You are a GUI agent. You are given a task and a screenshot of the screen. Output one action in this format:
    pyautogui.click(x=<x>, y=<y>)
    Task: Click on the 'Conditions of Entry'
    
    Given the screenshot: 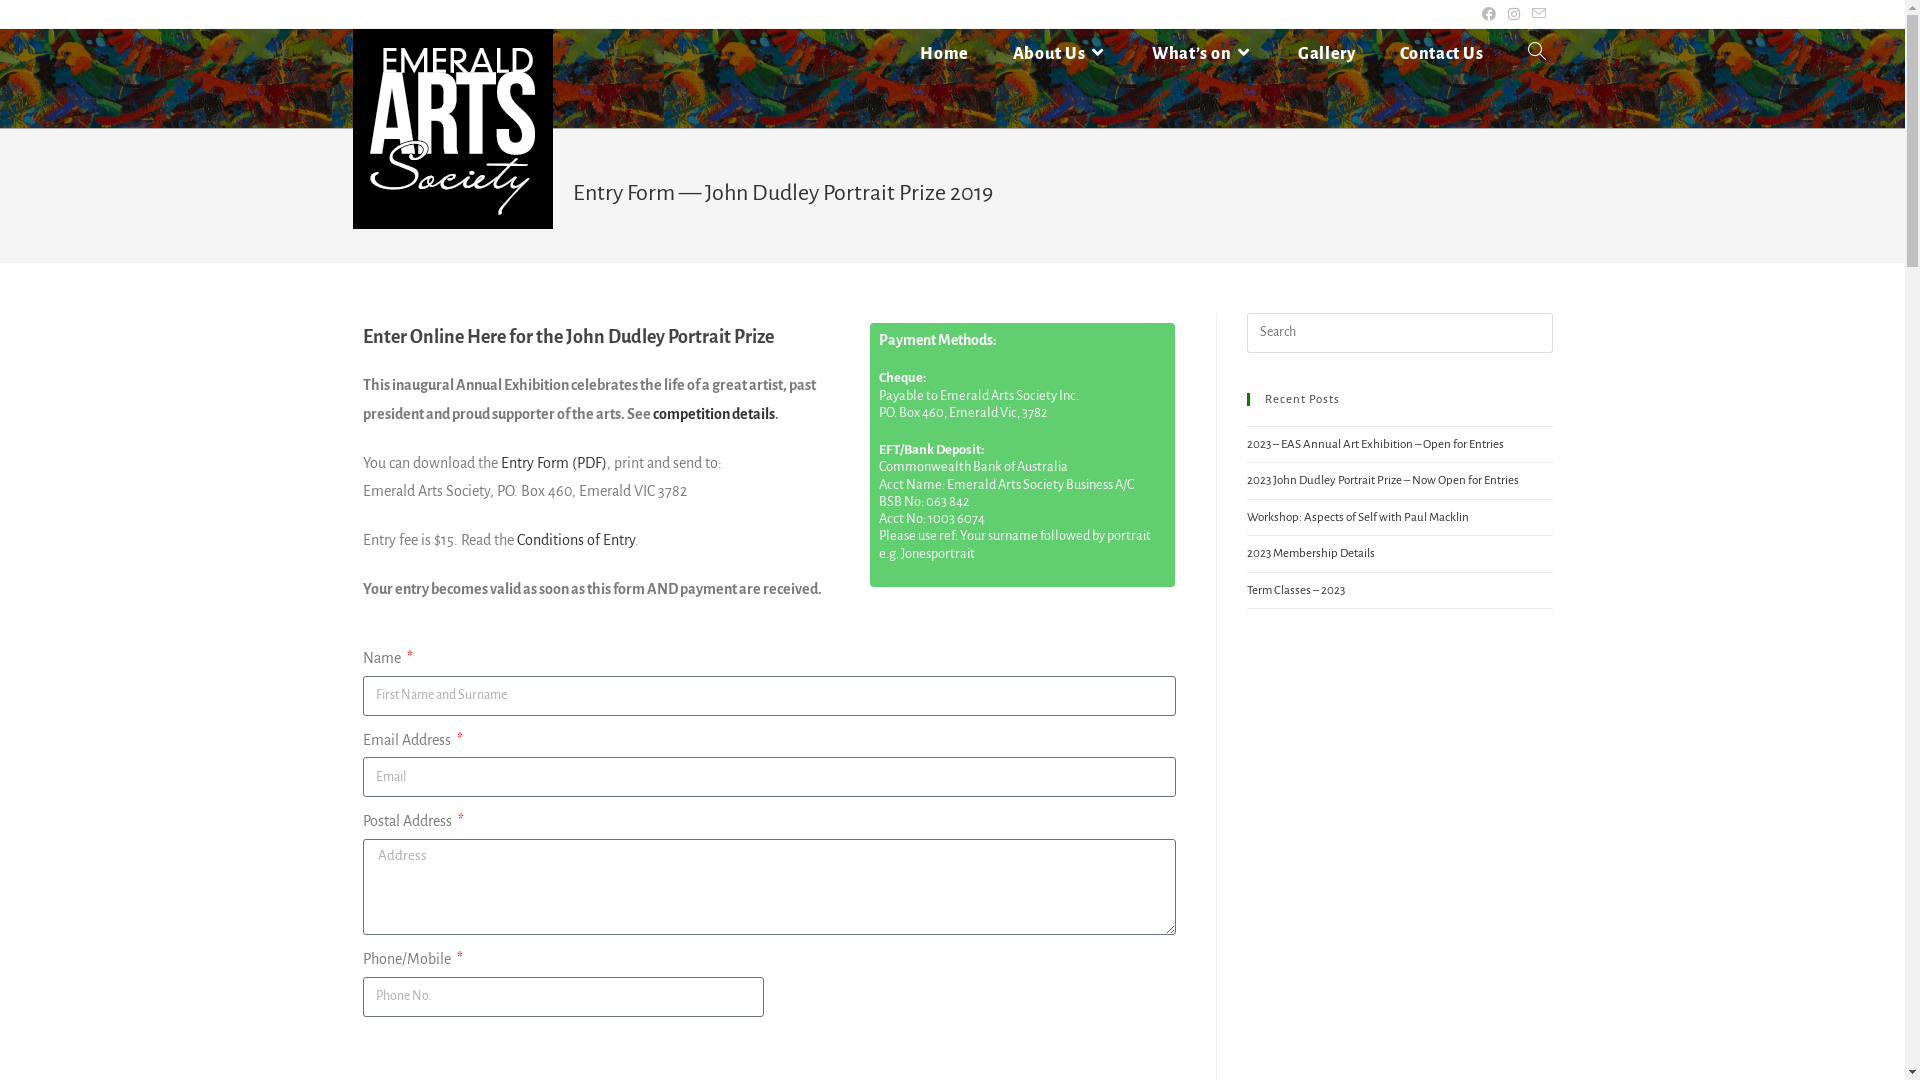 What is the action you would take?
    pyautogui.click(x=574, y=540)
    